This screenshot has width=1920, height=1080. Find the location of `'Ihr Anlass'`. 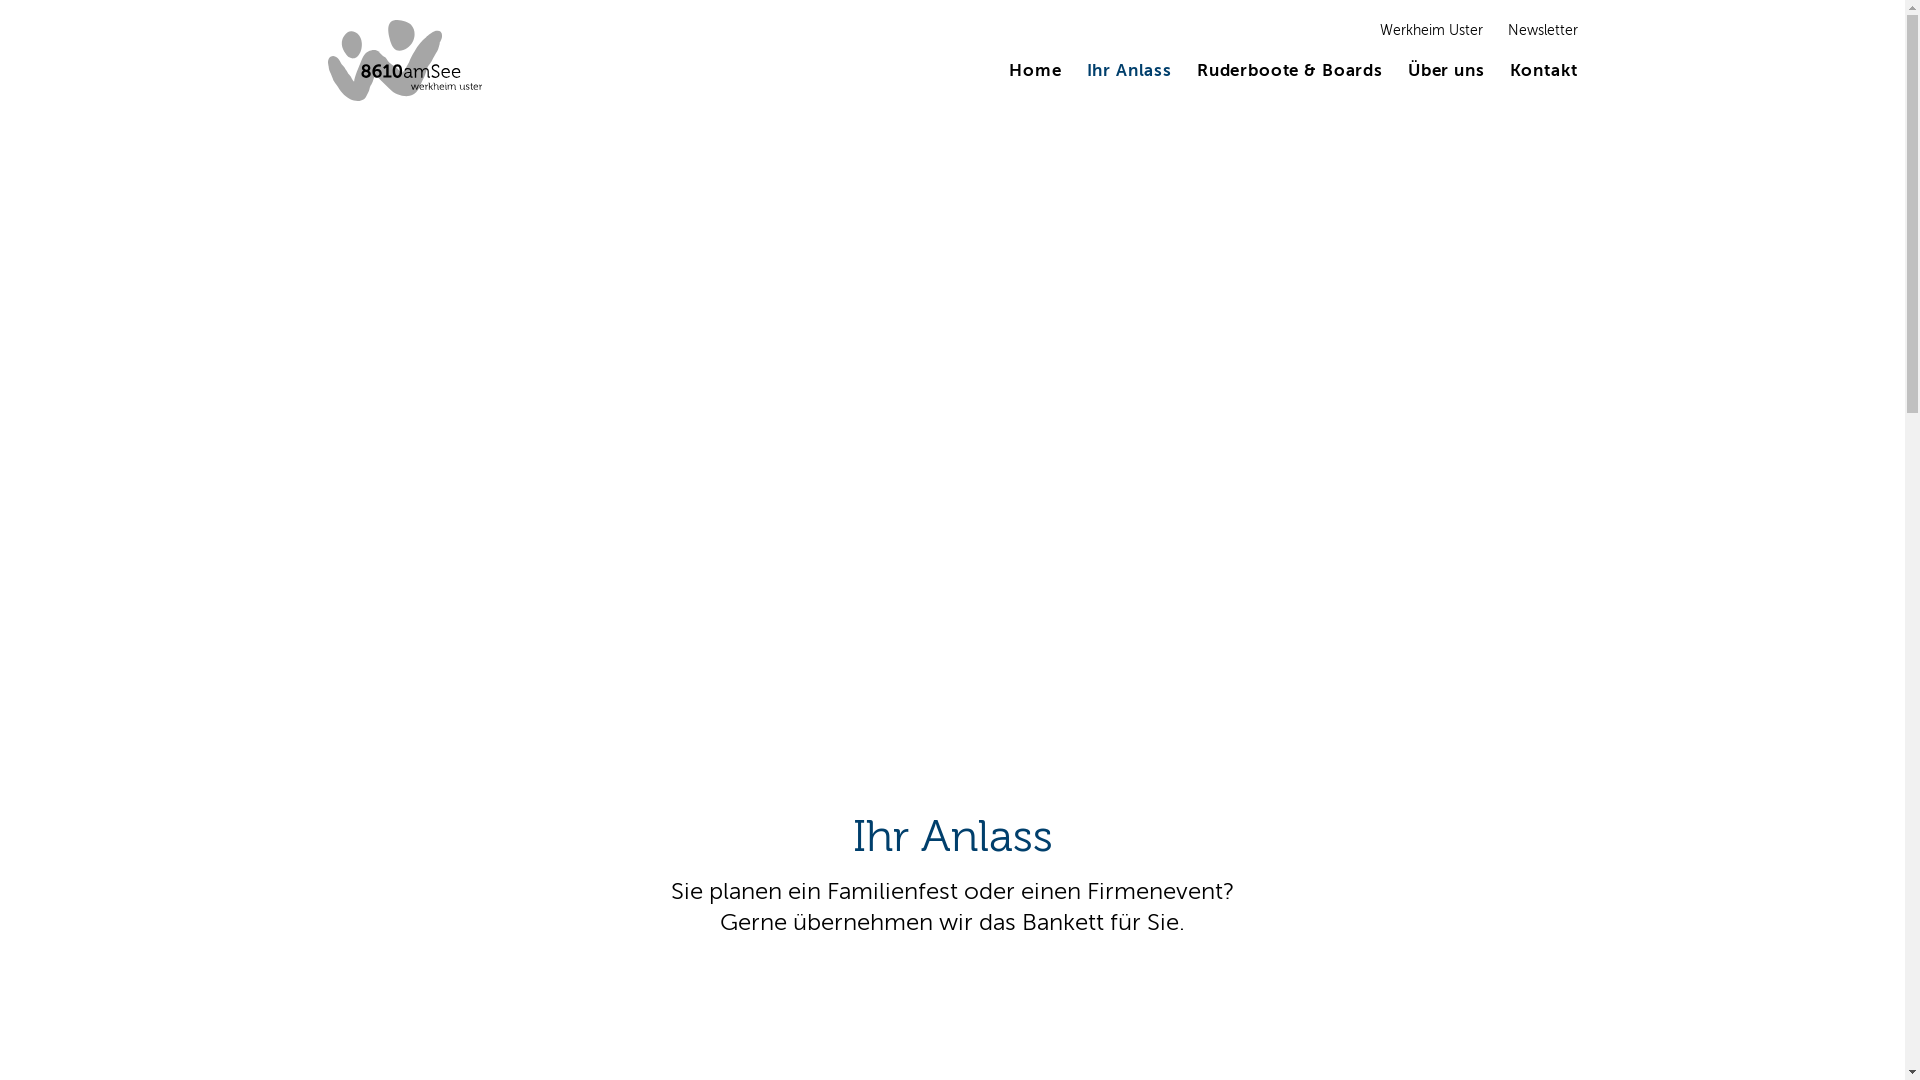

'Ihr Anlass' is located at coordinates (1128, 70).